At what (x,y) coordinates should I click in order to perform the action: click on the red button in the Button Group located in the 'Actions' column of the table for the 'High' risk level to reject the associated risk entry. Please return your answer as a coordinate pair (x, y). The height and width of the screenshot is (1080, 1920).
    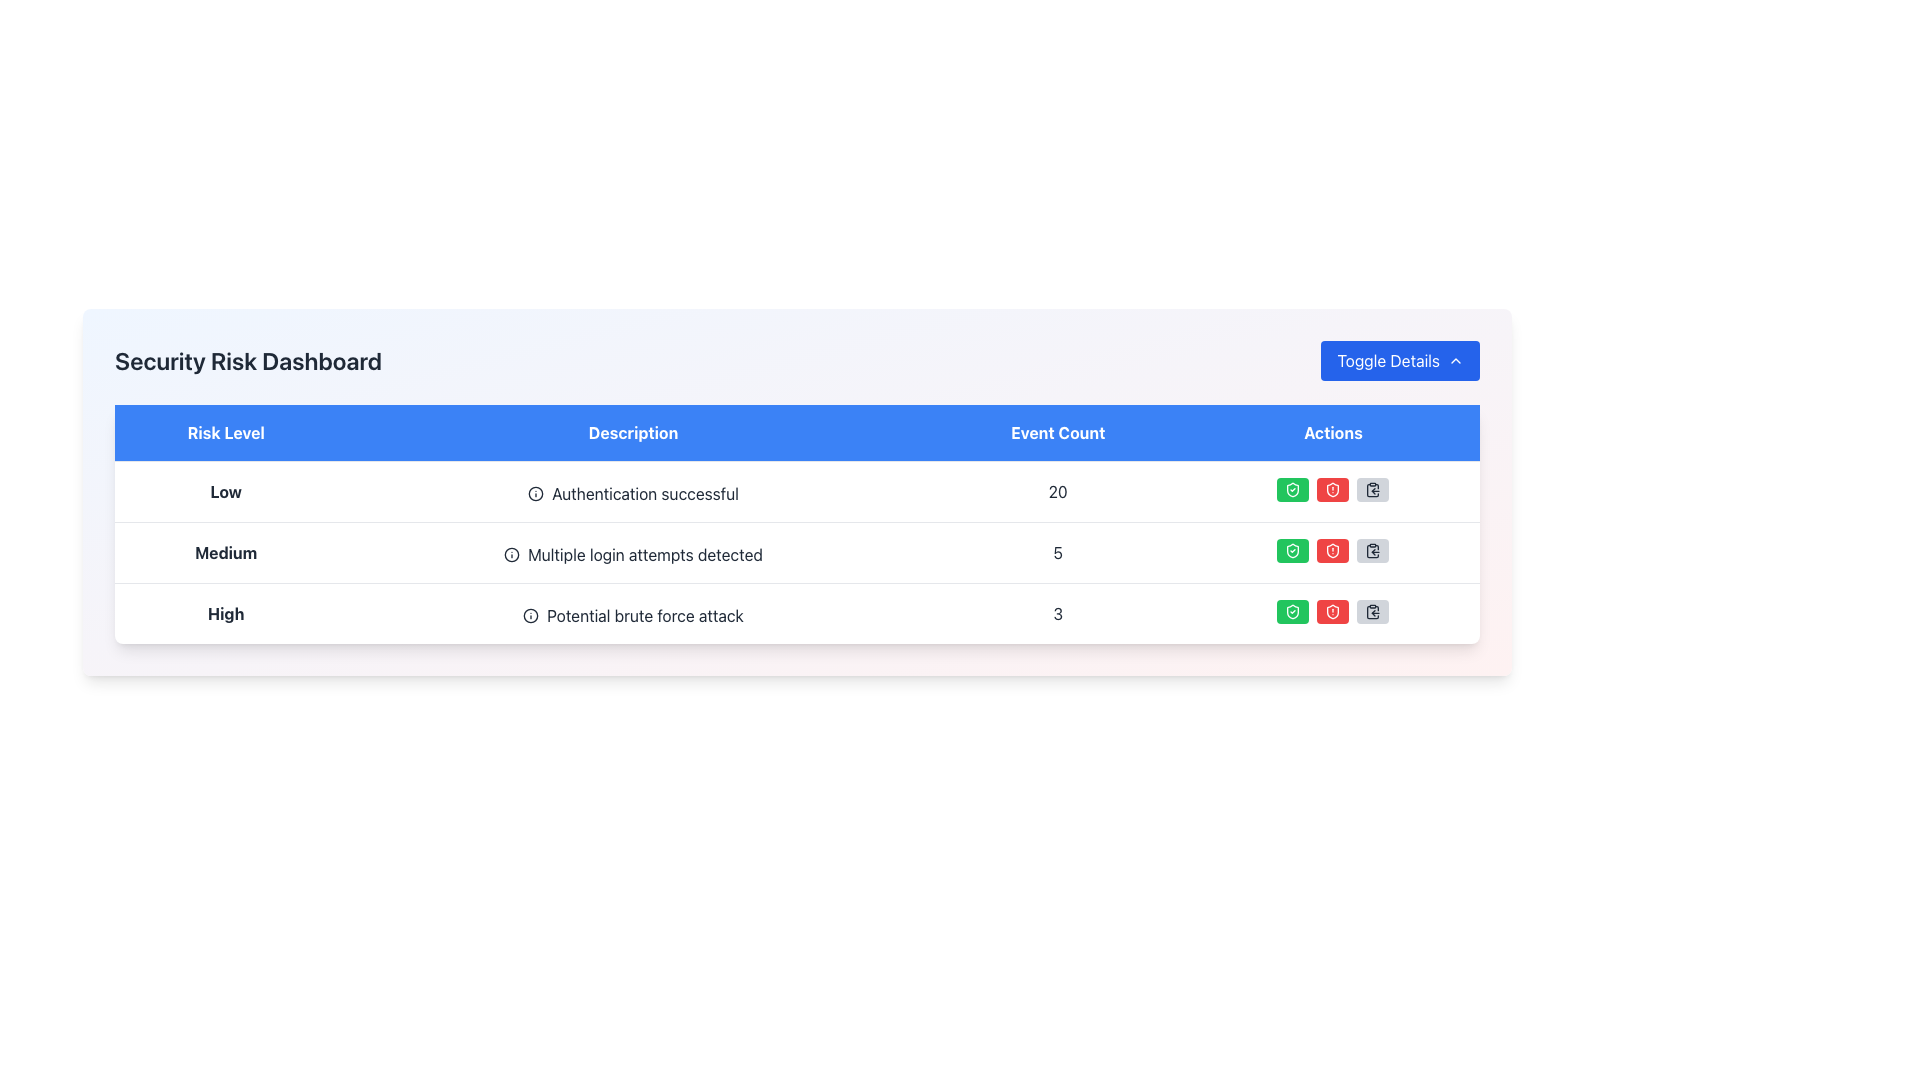
    Looking at the image, I should click on (1333, 611).